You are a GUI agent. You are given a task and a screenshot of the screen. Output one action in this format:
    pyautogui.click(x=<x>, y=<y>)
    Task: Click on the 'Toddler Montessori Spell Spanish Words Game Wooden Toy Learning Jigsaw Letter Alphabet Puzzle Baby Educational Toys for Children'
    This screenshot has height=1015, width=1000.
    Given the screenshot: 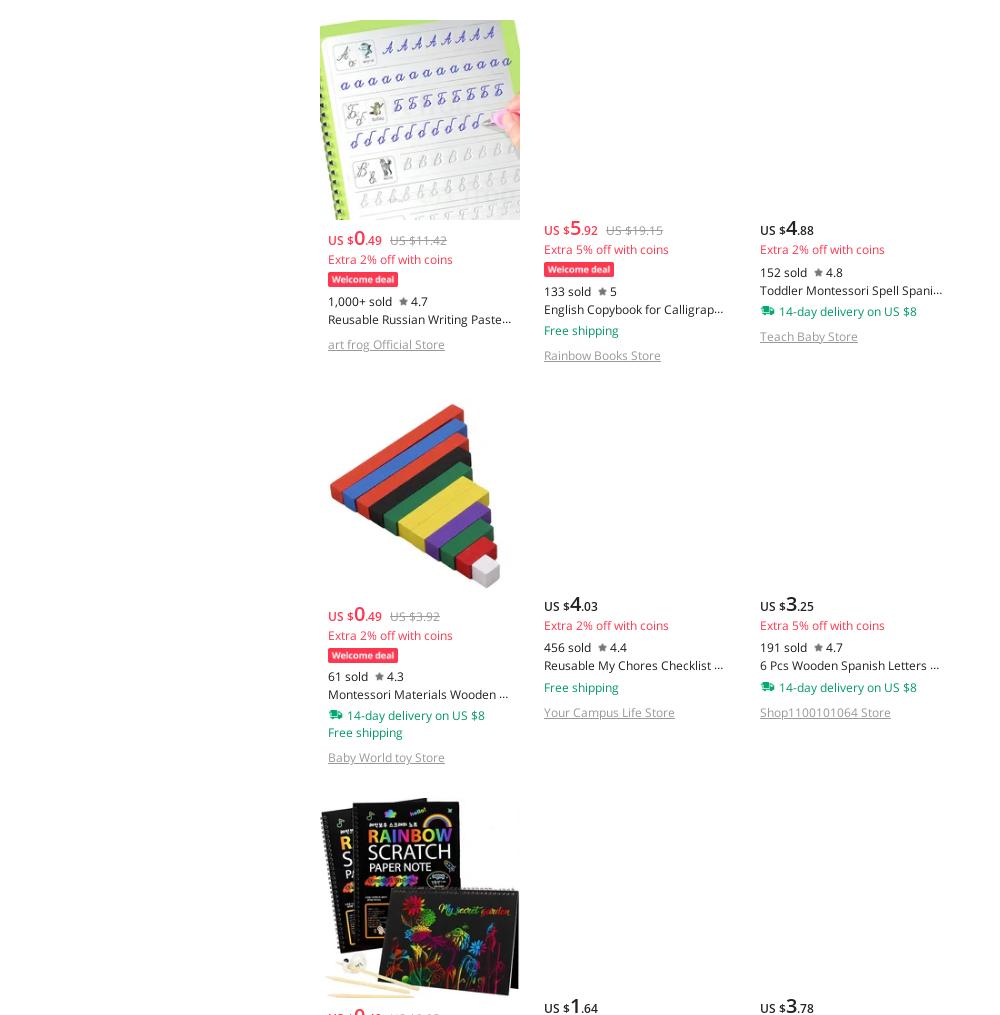 What is the action you would take?
    pyautogui.click(x=849, y=325)
    